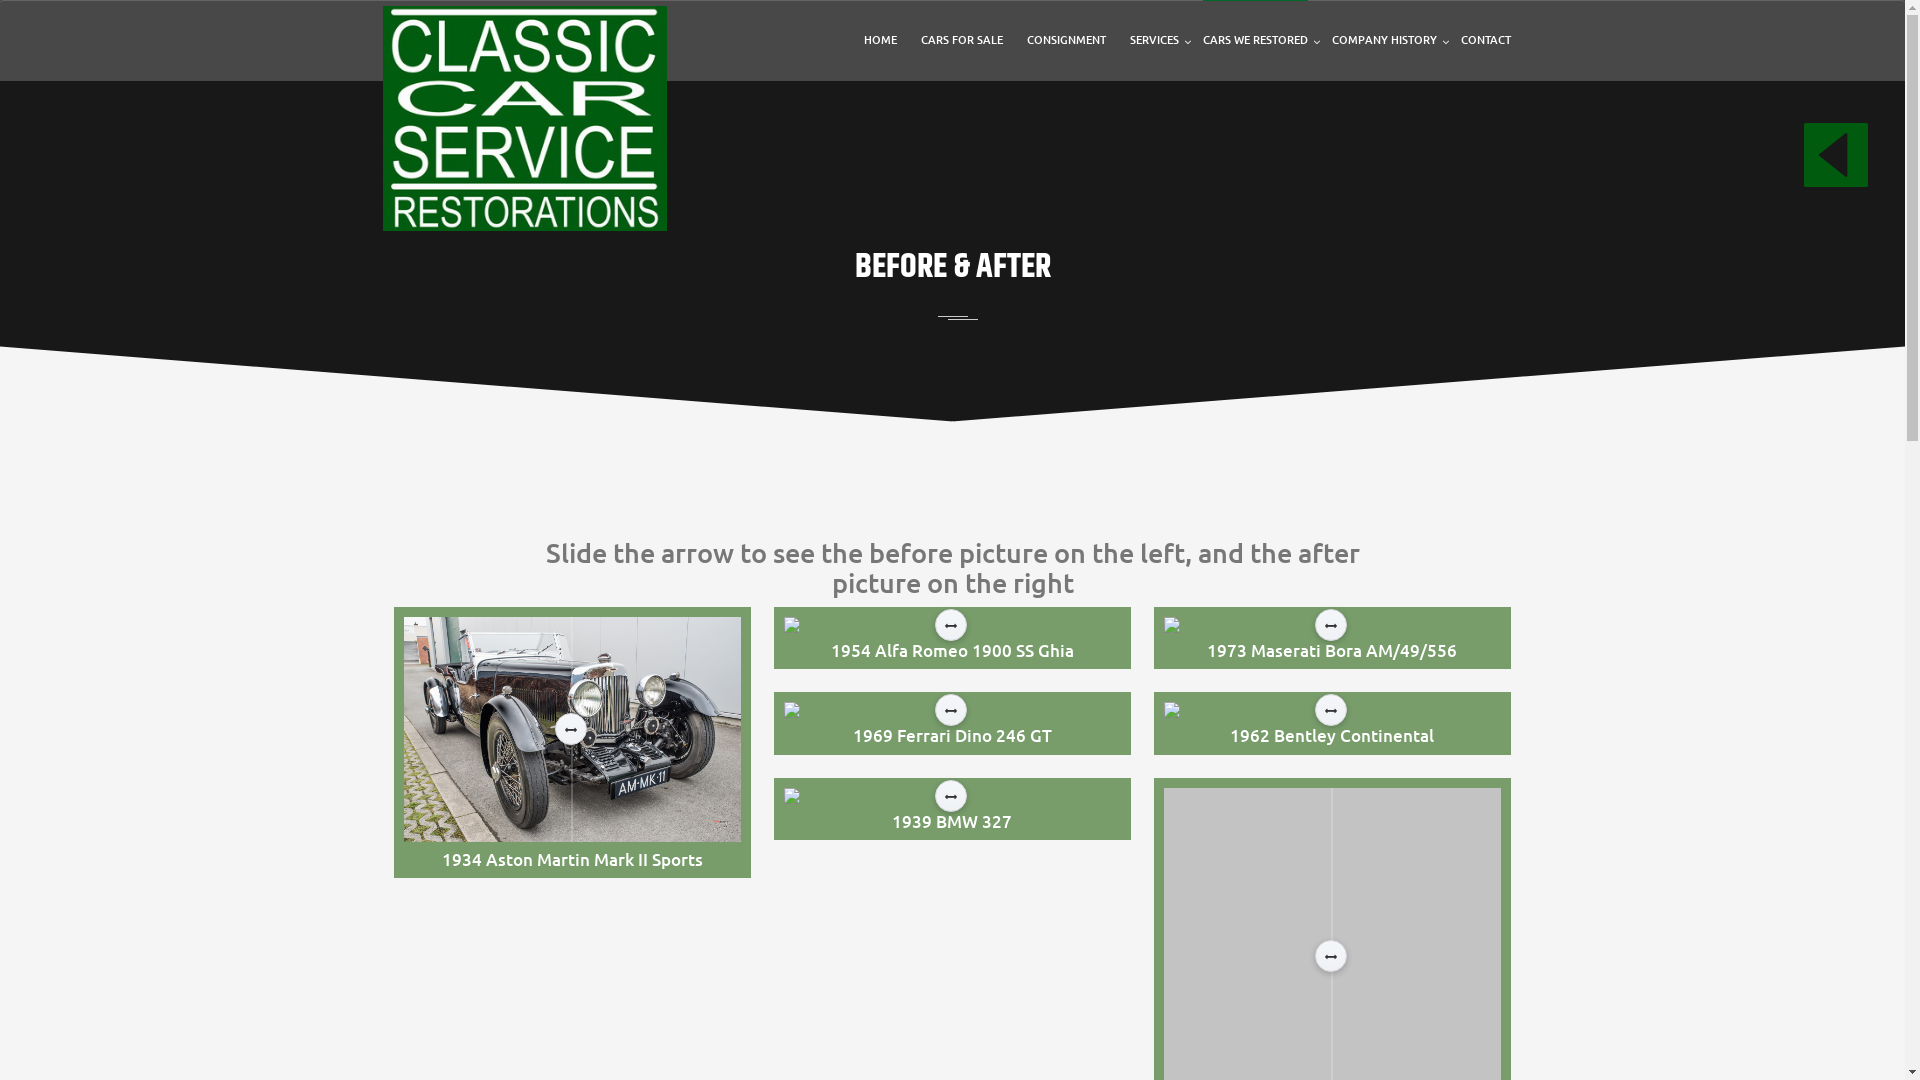 The height and width of the screenshot is (1080, 1920). Describe the element at coordinates (1383, 39) in the screenshot. I see `'COMPANY HISTORY'` at that location.